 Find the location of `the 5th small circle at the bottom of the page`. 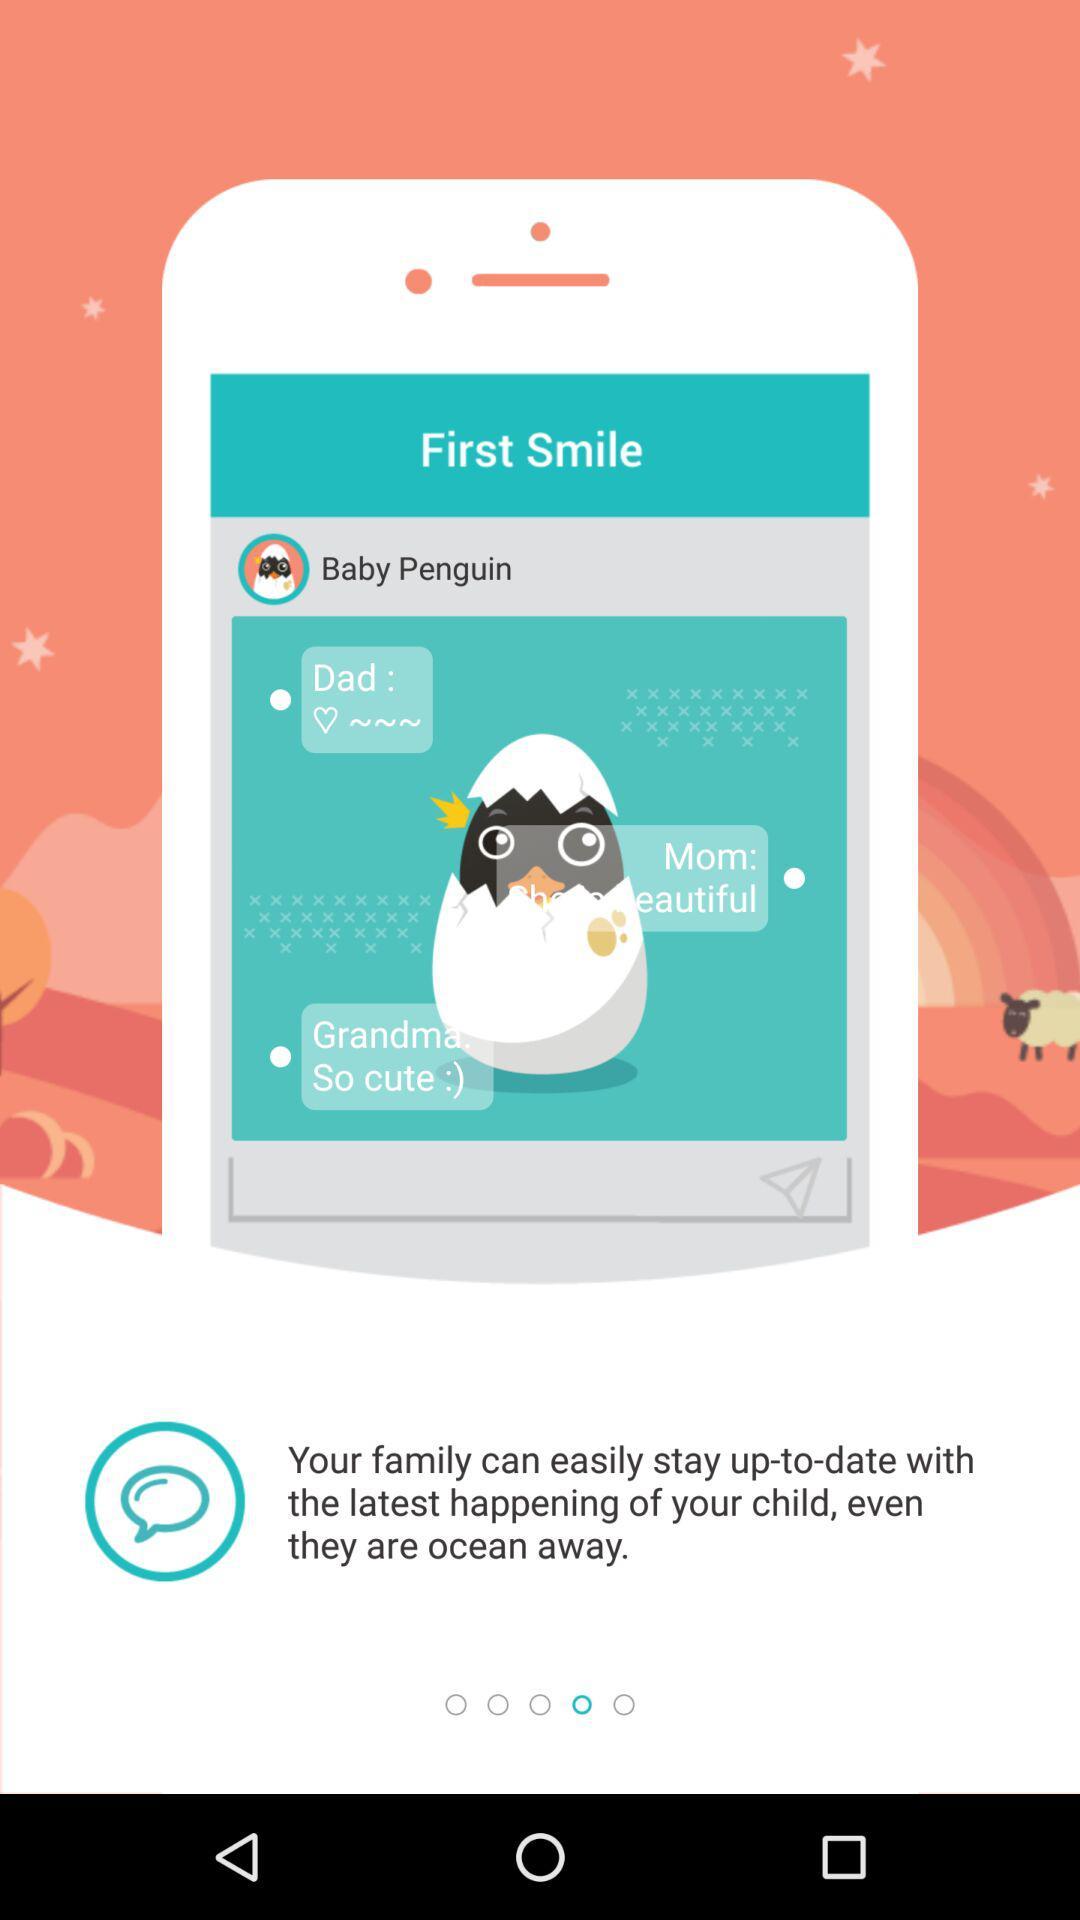

the 5th small circle at the bottom of the page is located at coordinates (623, 1703).